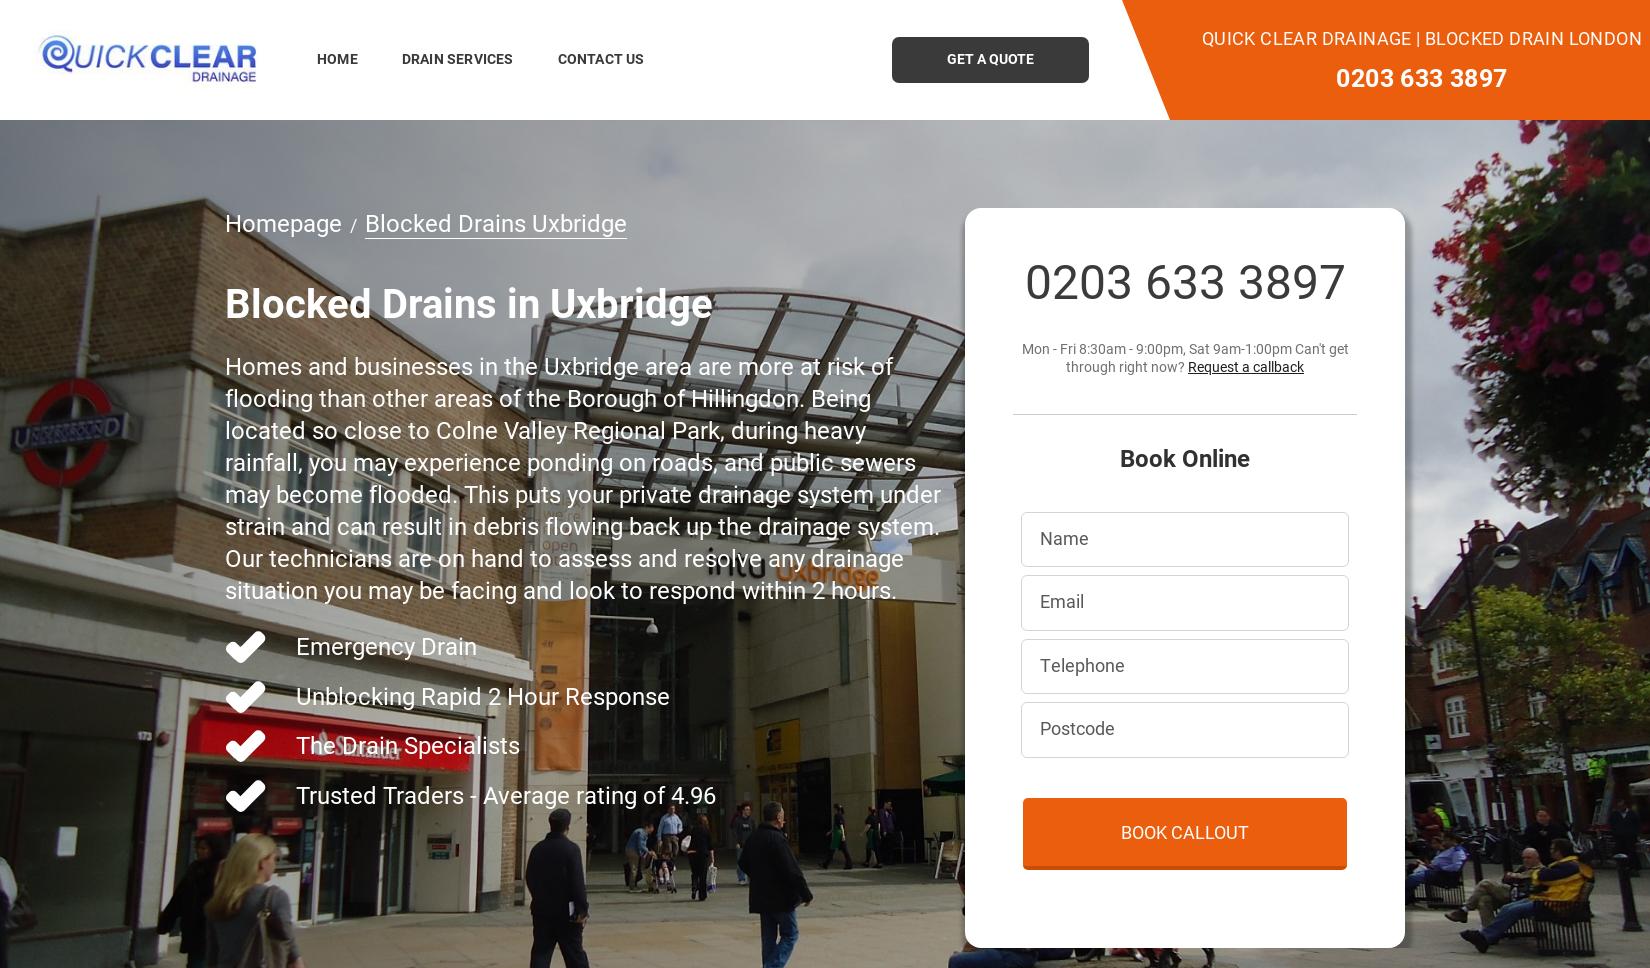  I want to click on 'Blocked Drains in Uxbridge', so click(467, 301).